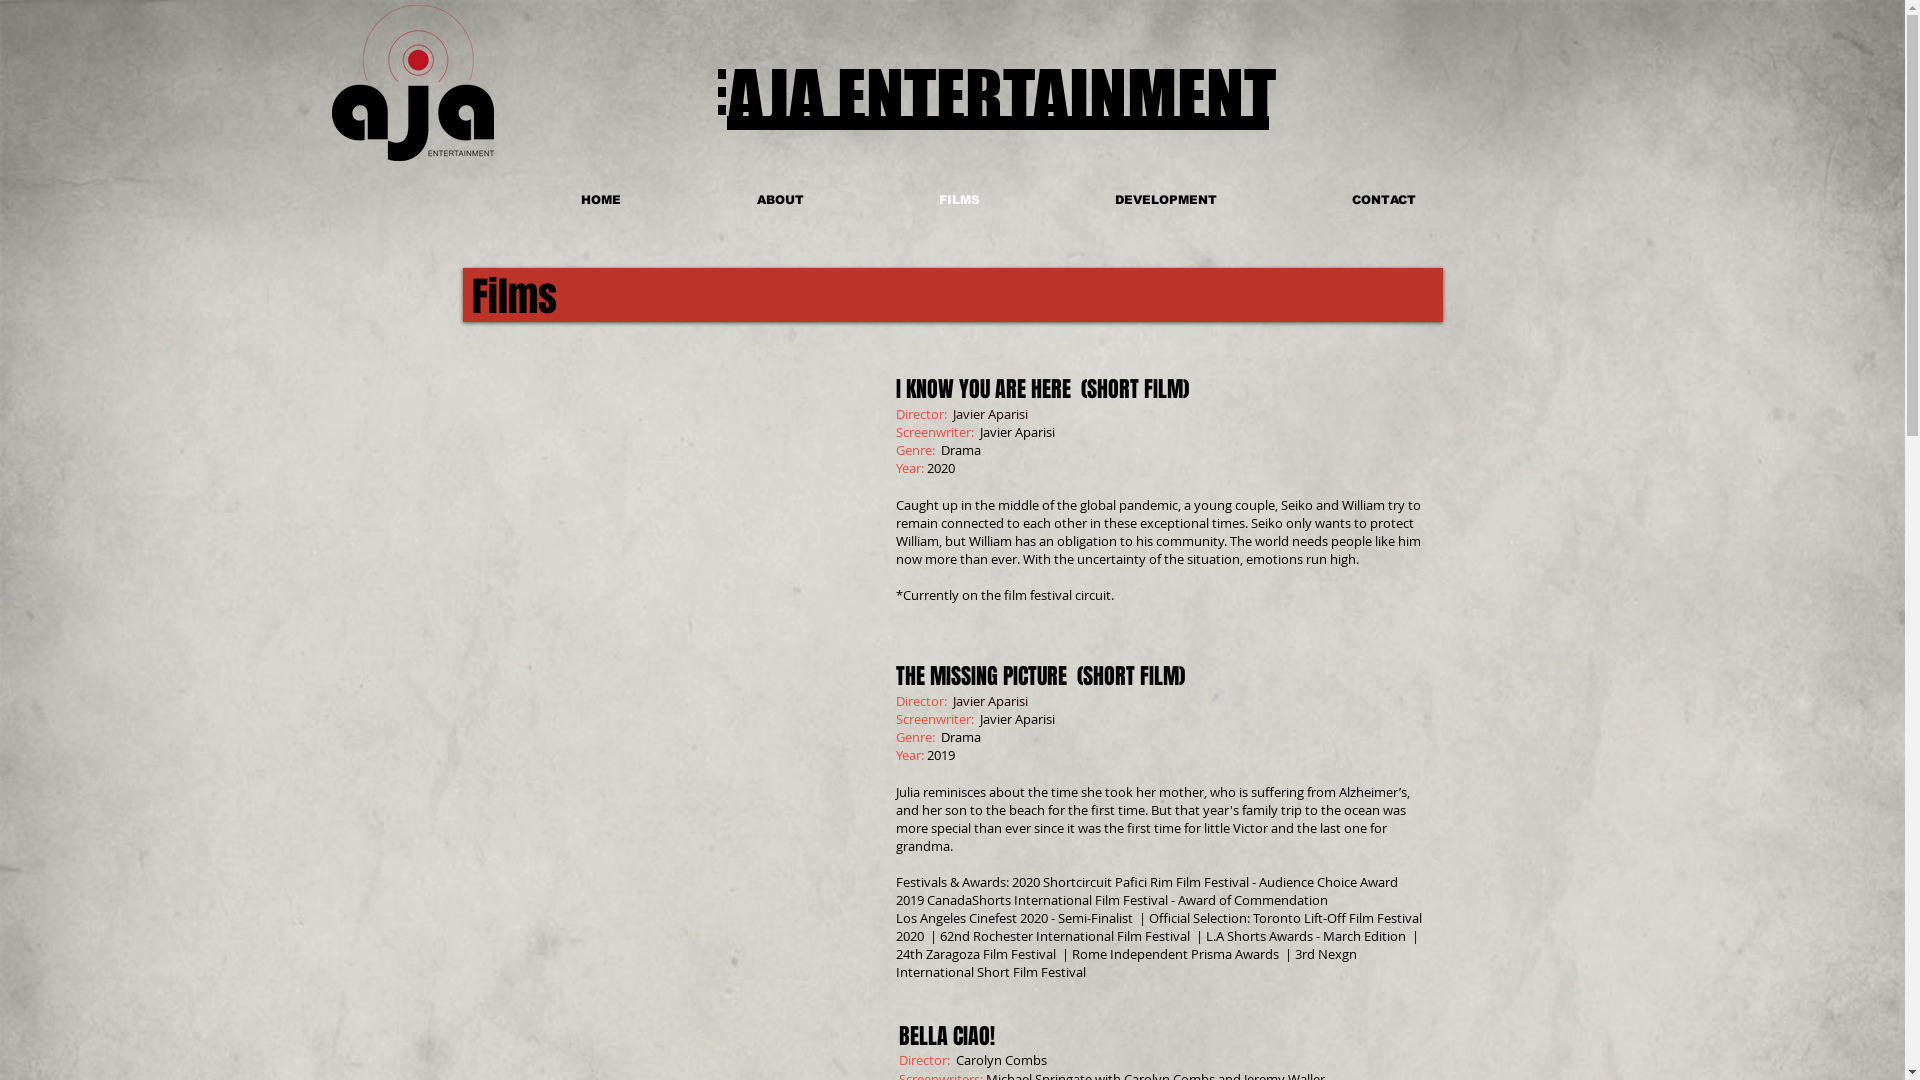 This screenshot has height=1080, width=1920. Describe the element at coordinates (1002, 96) in the screenshot. I see `'AJA ENTERTAINMENT'` at that location.